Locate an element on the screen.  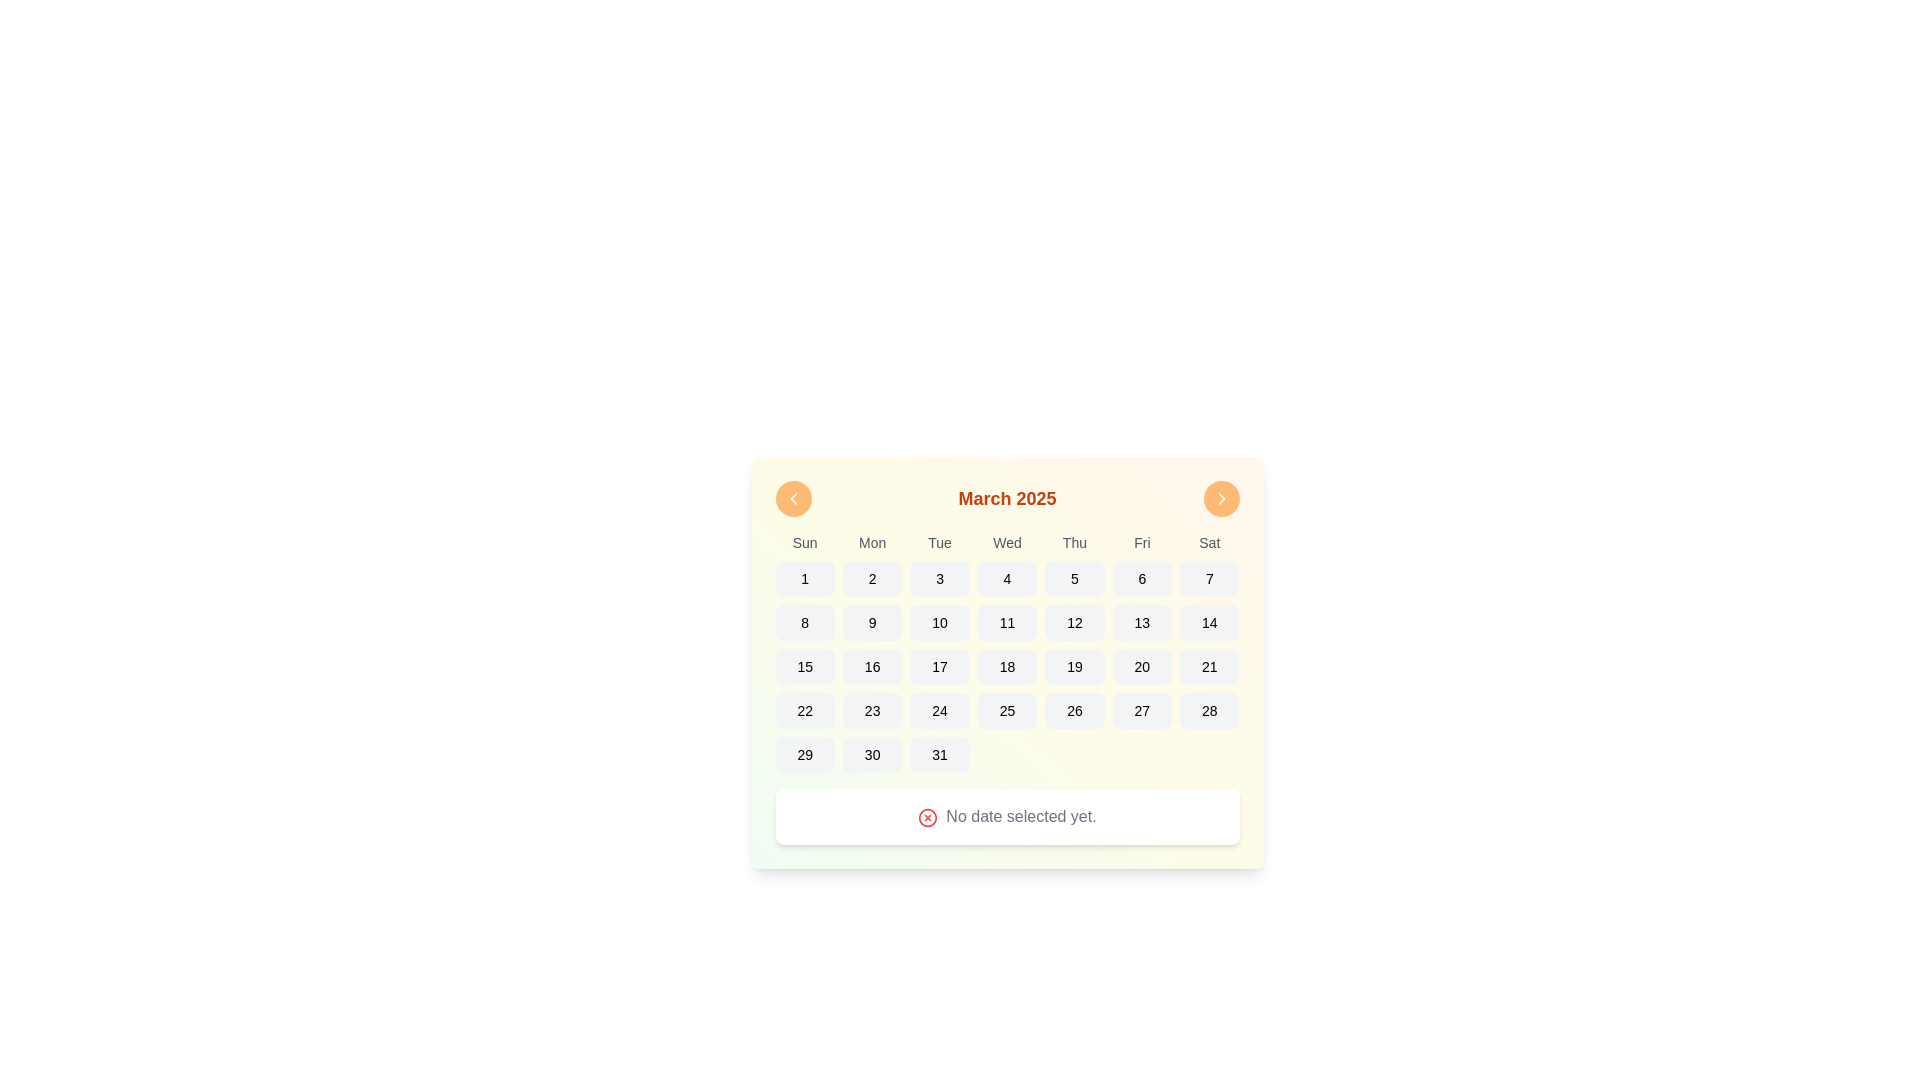
the Static Text Label that indicates the currently displayed month and year in the calendar interface is located at coordinates (1007, 505).